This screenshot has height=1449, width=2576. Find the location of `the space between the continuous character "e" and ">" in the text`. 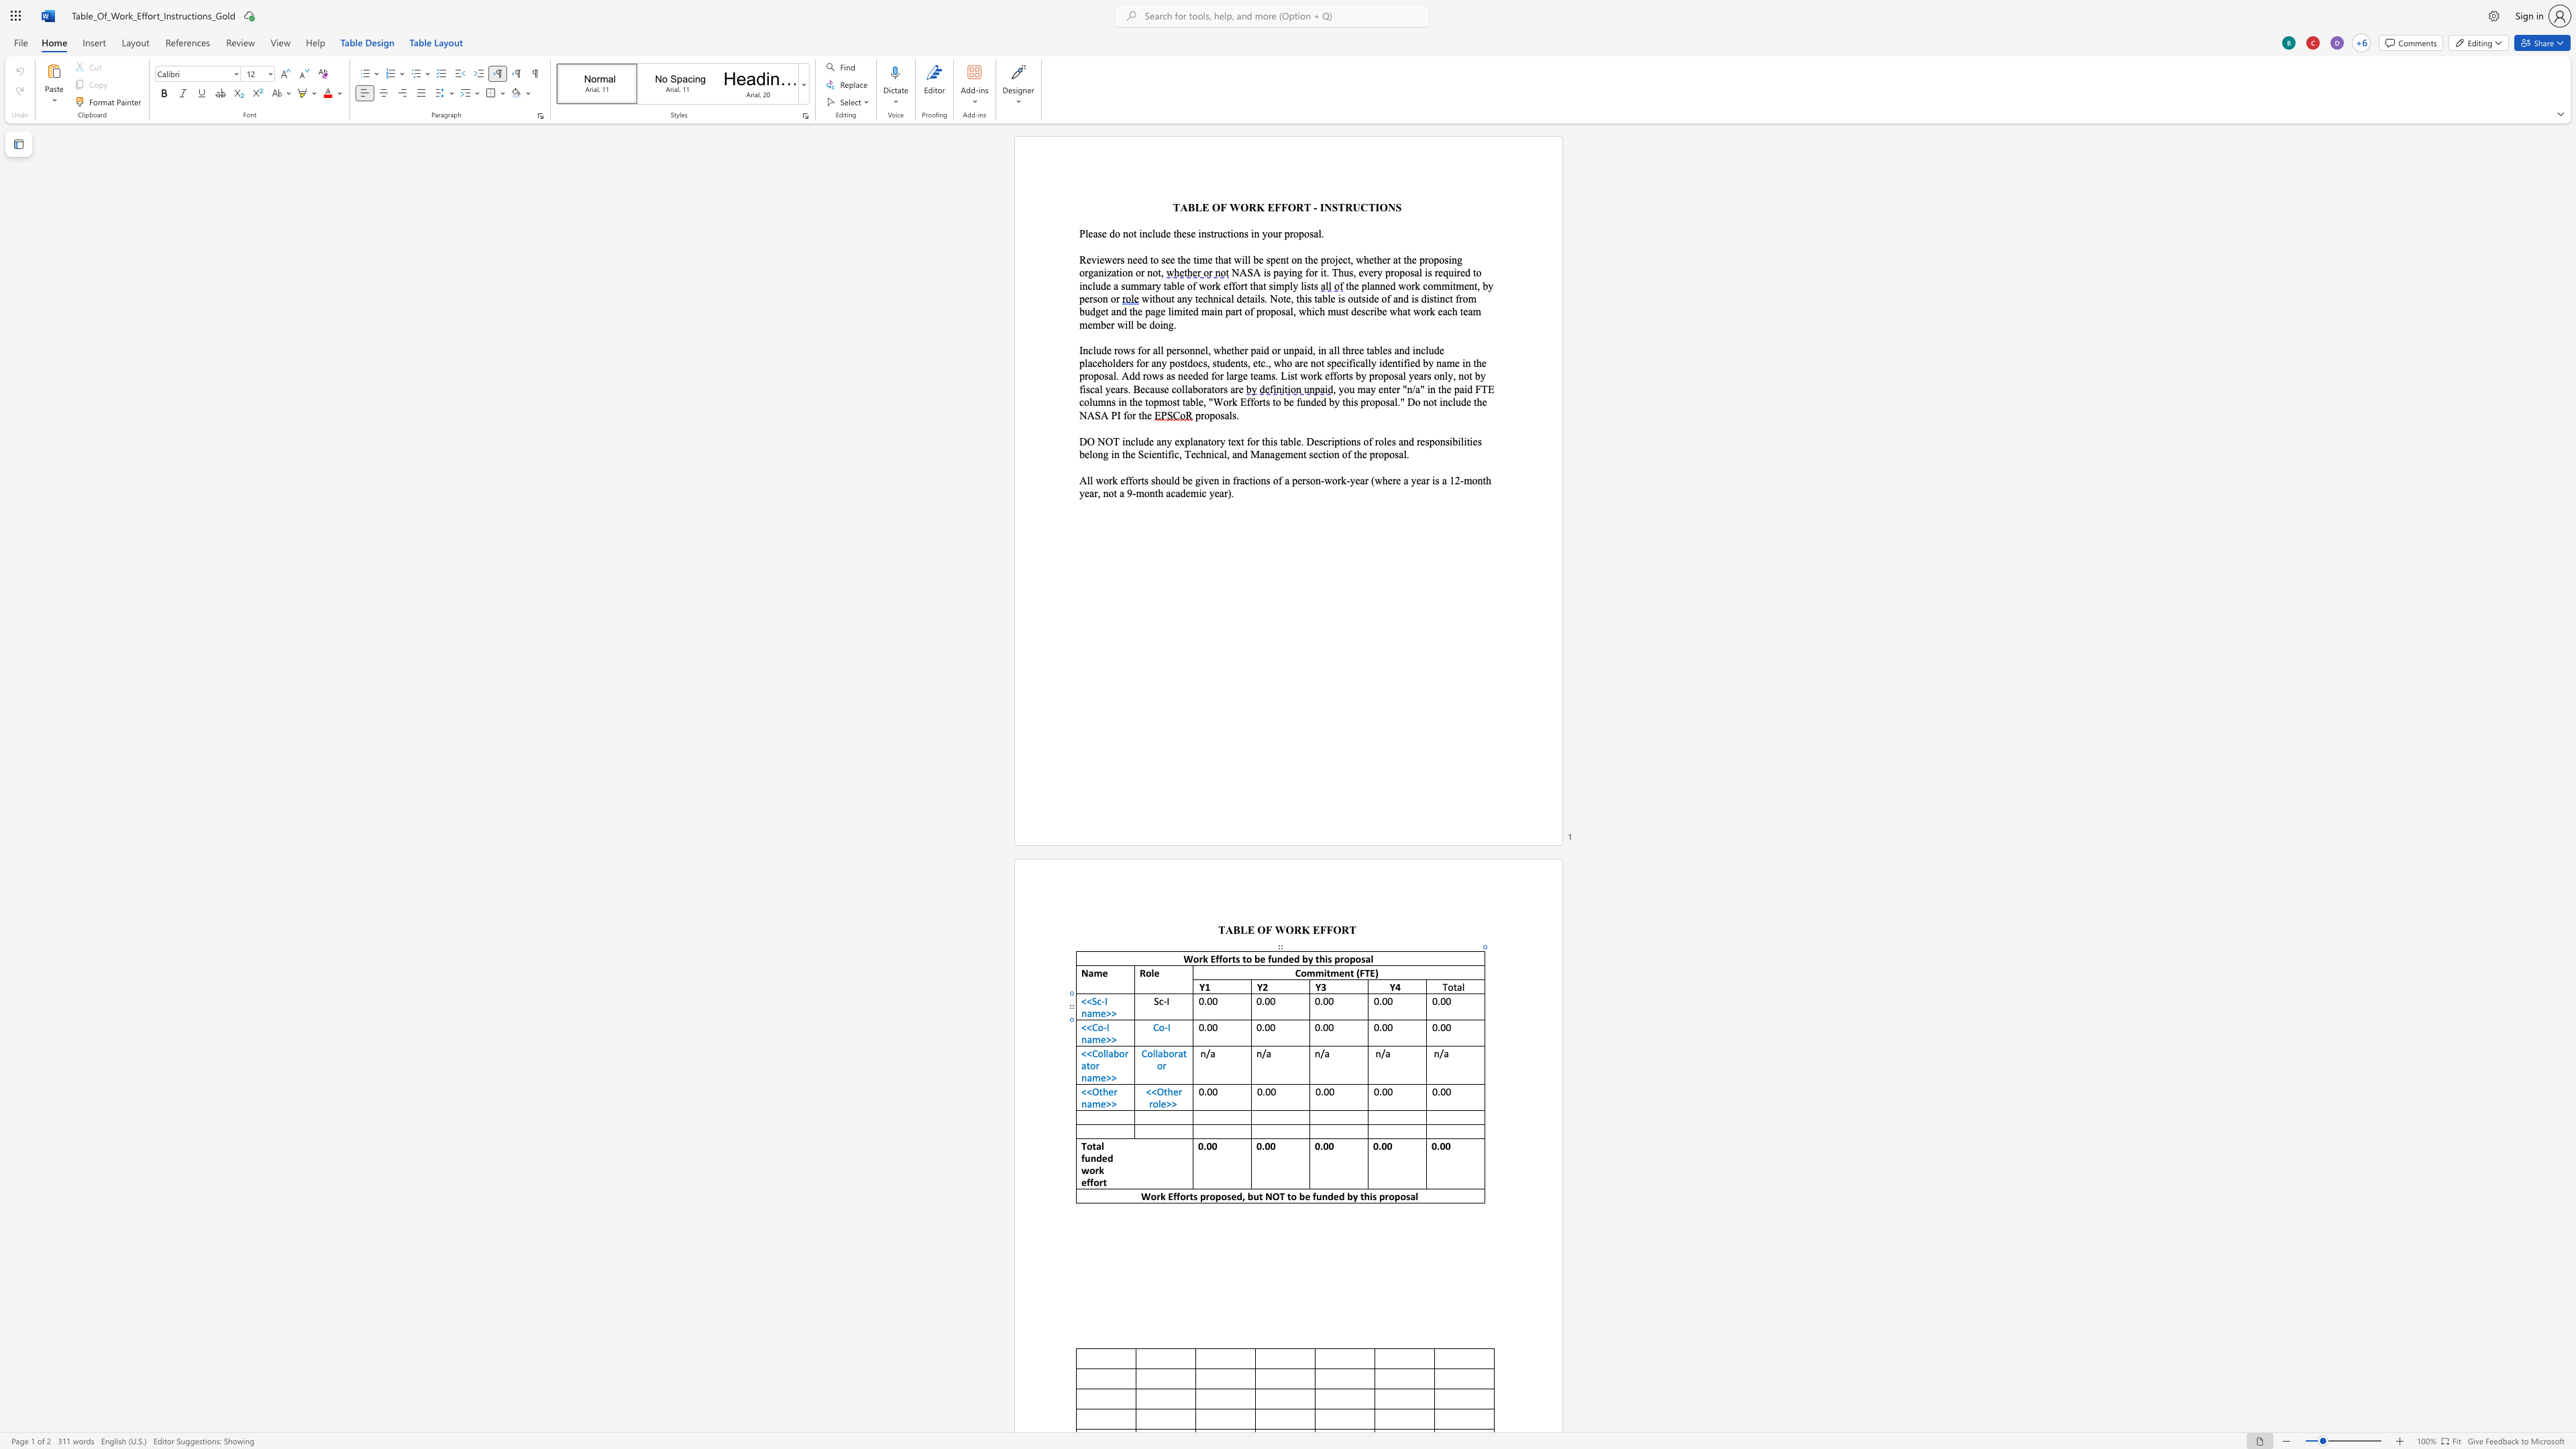

the space between the continuous character "e" and ">" in the text is located at coordinates (1106, 1039).